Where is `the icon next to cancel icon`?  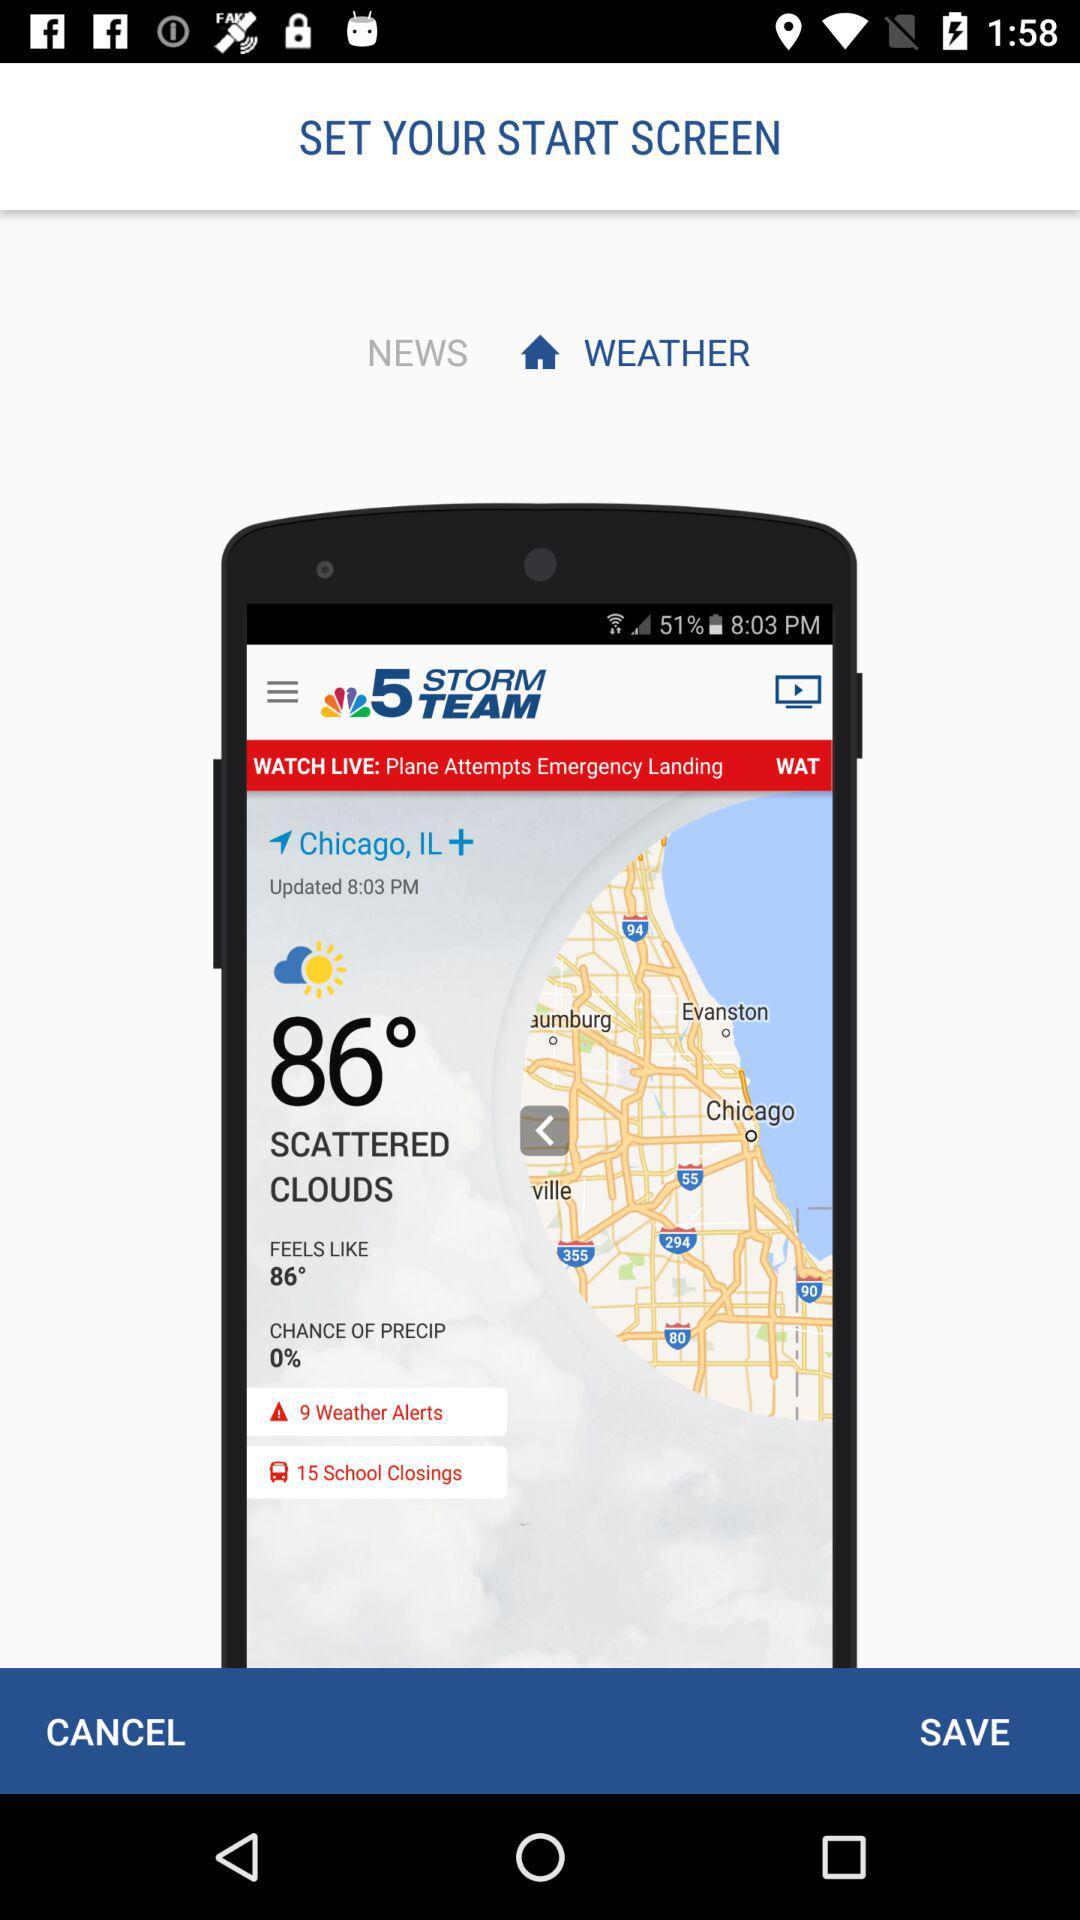 the icon next to cancel icon is located at coordinates (963, 1730).